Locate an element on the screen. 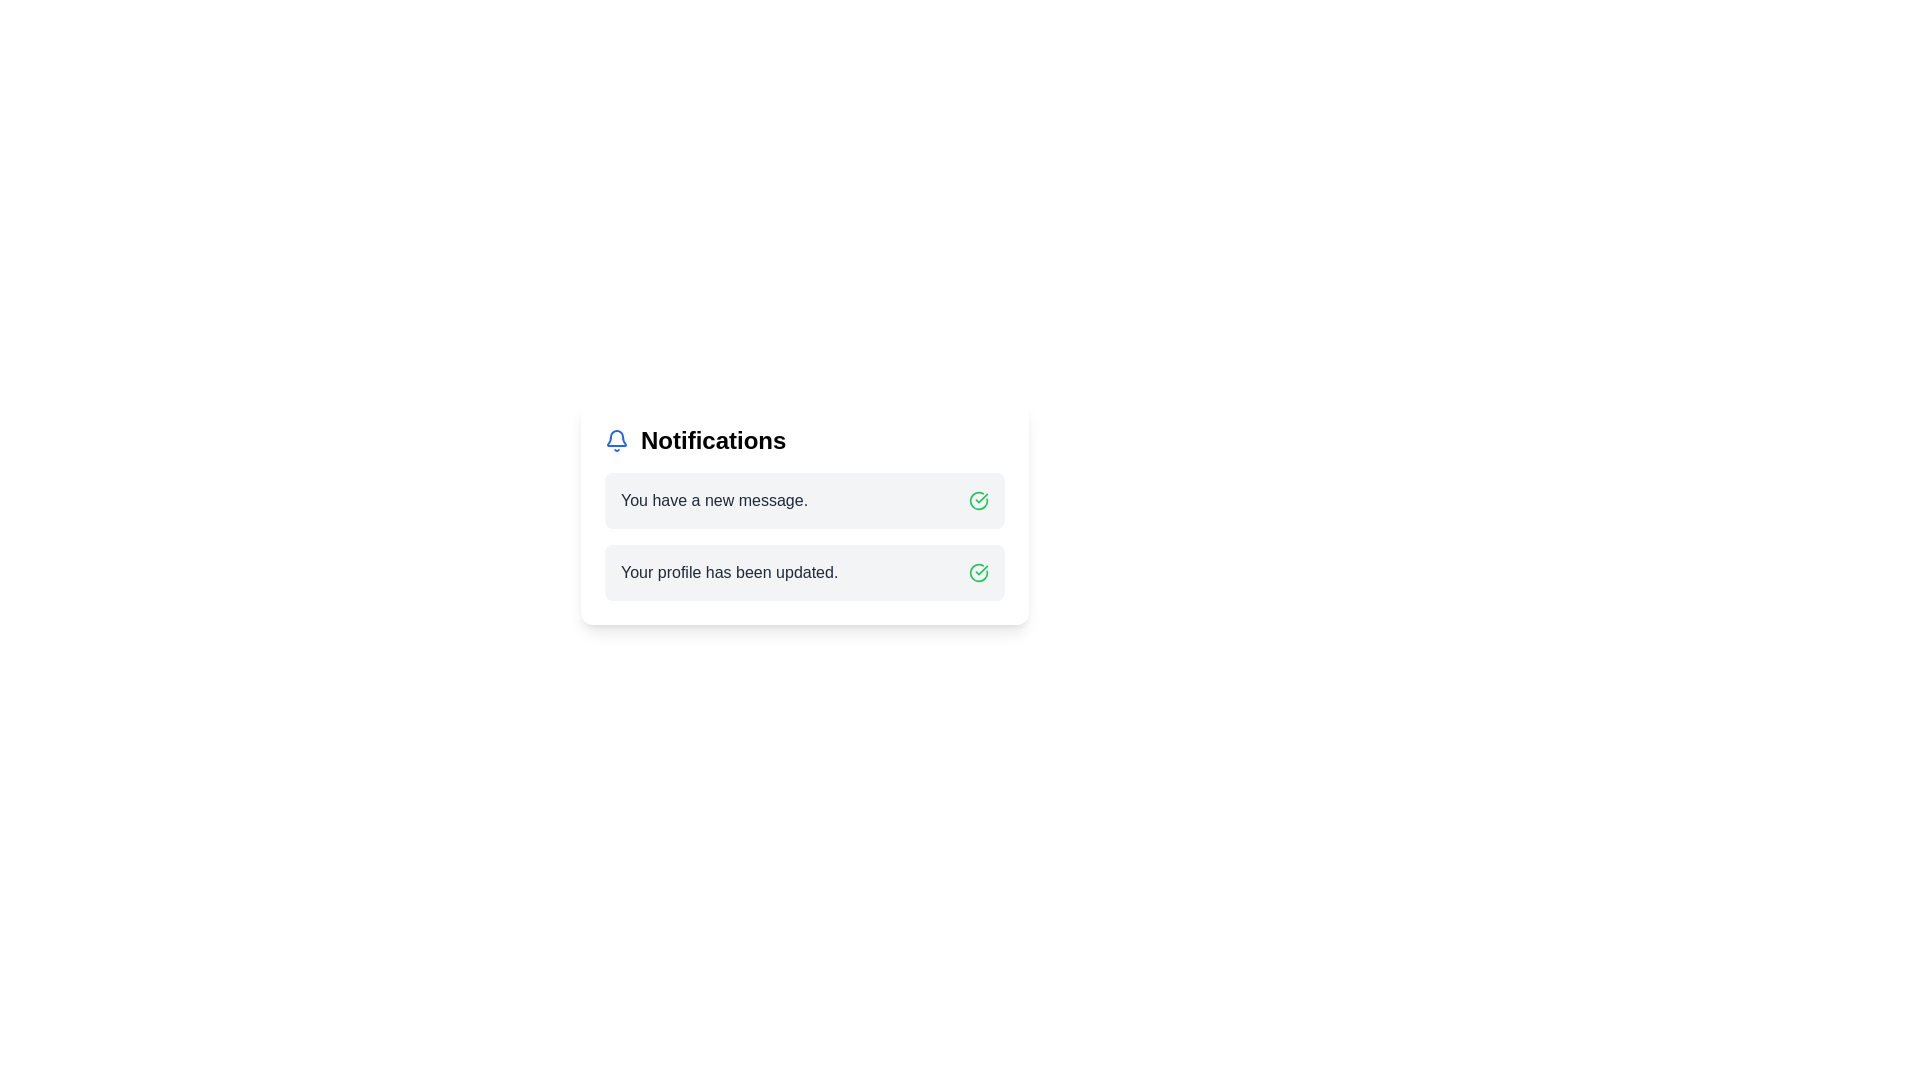 This screenshot has height=1080, width=1920. the bell-shaped icon representing the main body of the notification graphic located in the top-left corner of the card displaying a 'Notifications' label is located at coordinates (616, 437).